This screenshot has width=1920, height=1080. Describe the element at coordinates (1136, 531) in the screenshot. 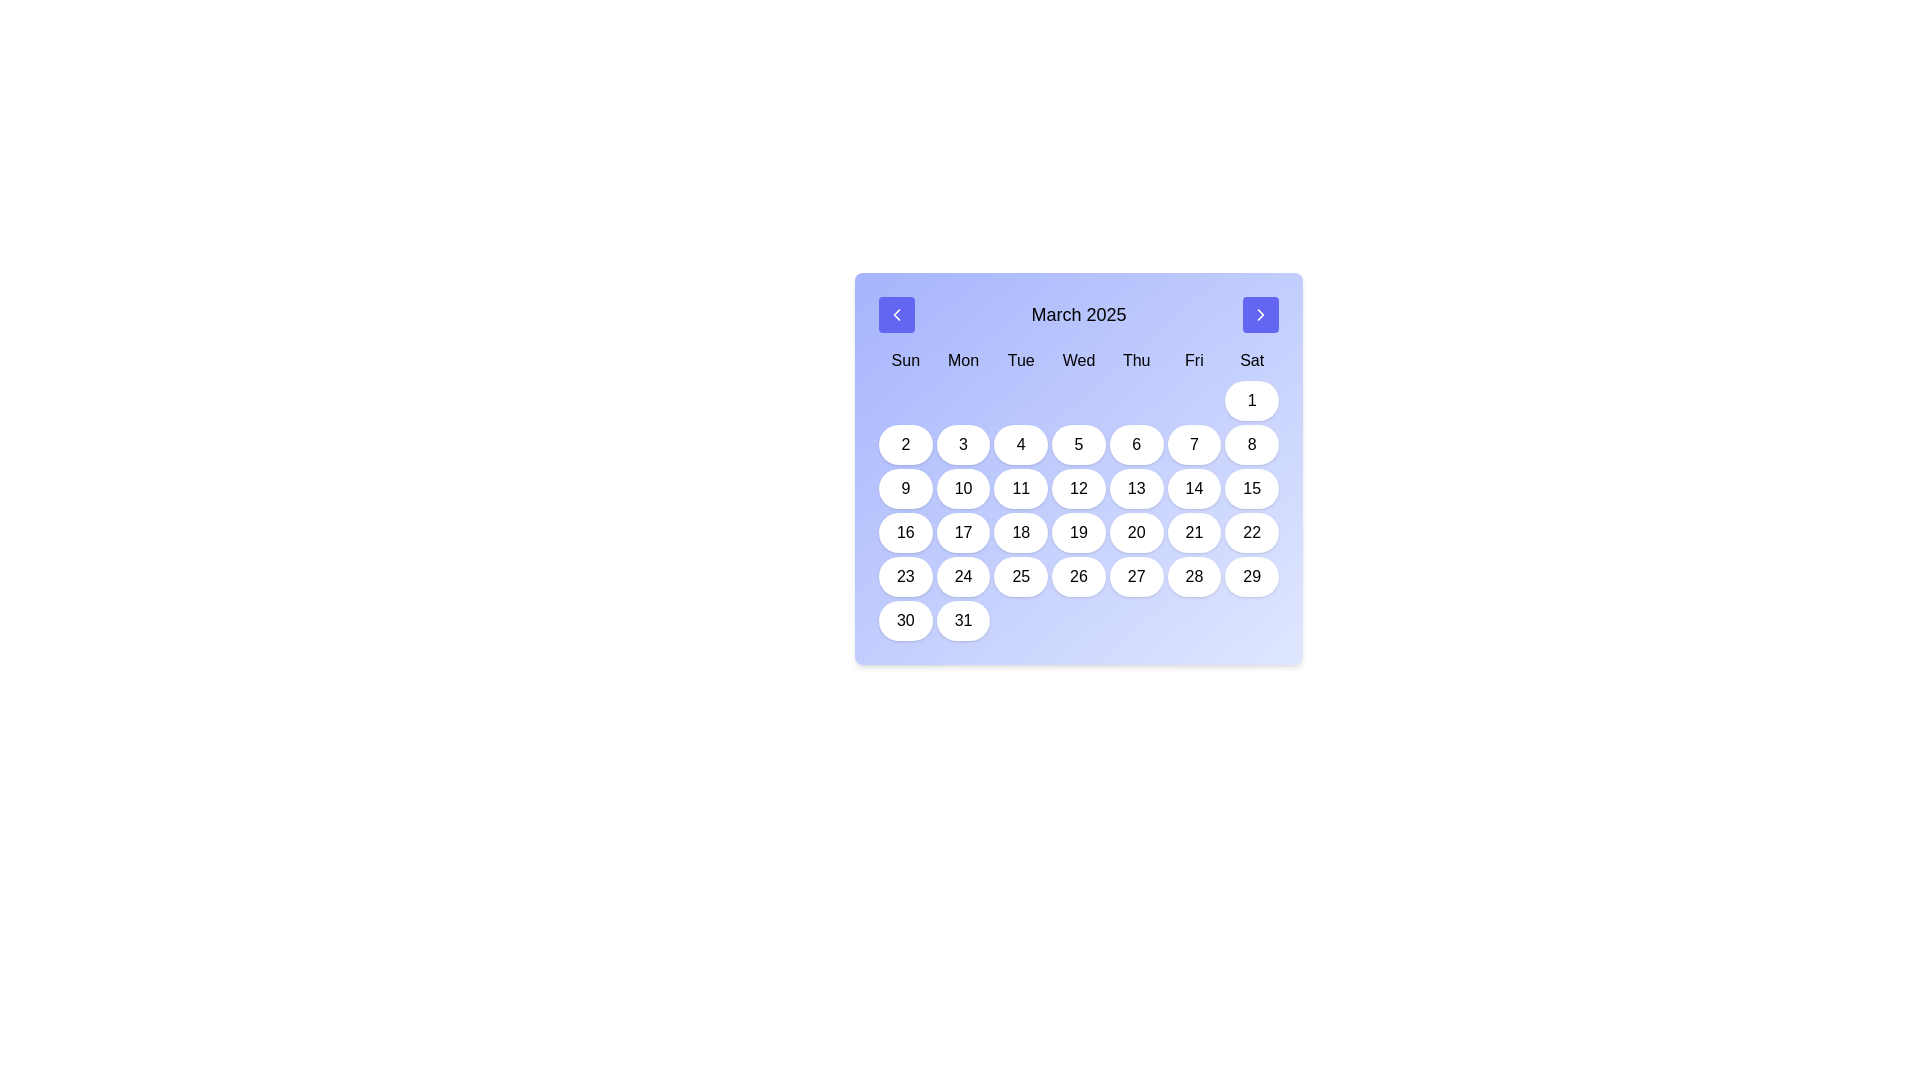

I see `the circular button with the number '20' in bold text` at that location.